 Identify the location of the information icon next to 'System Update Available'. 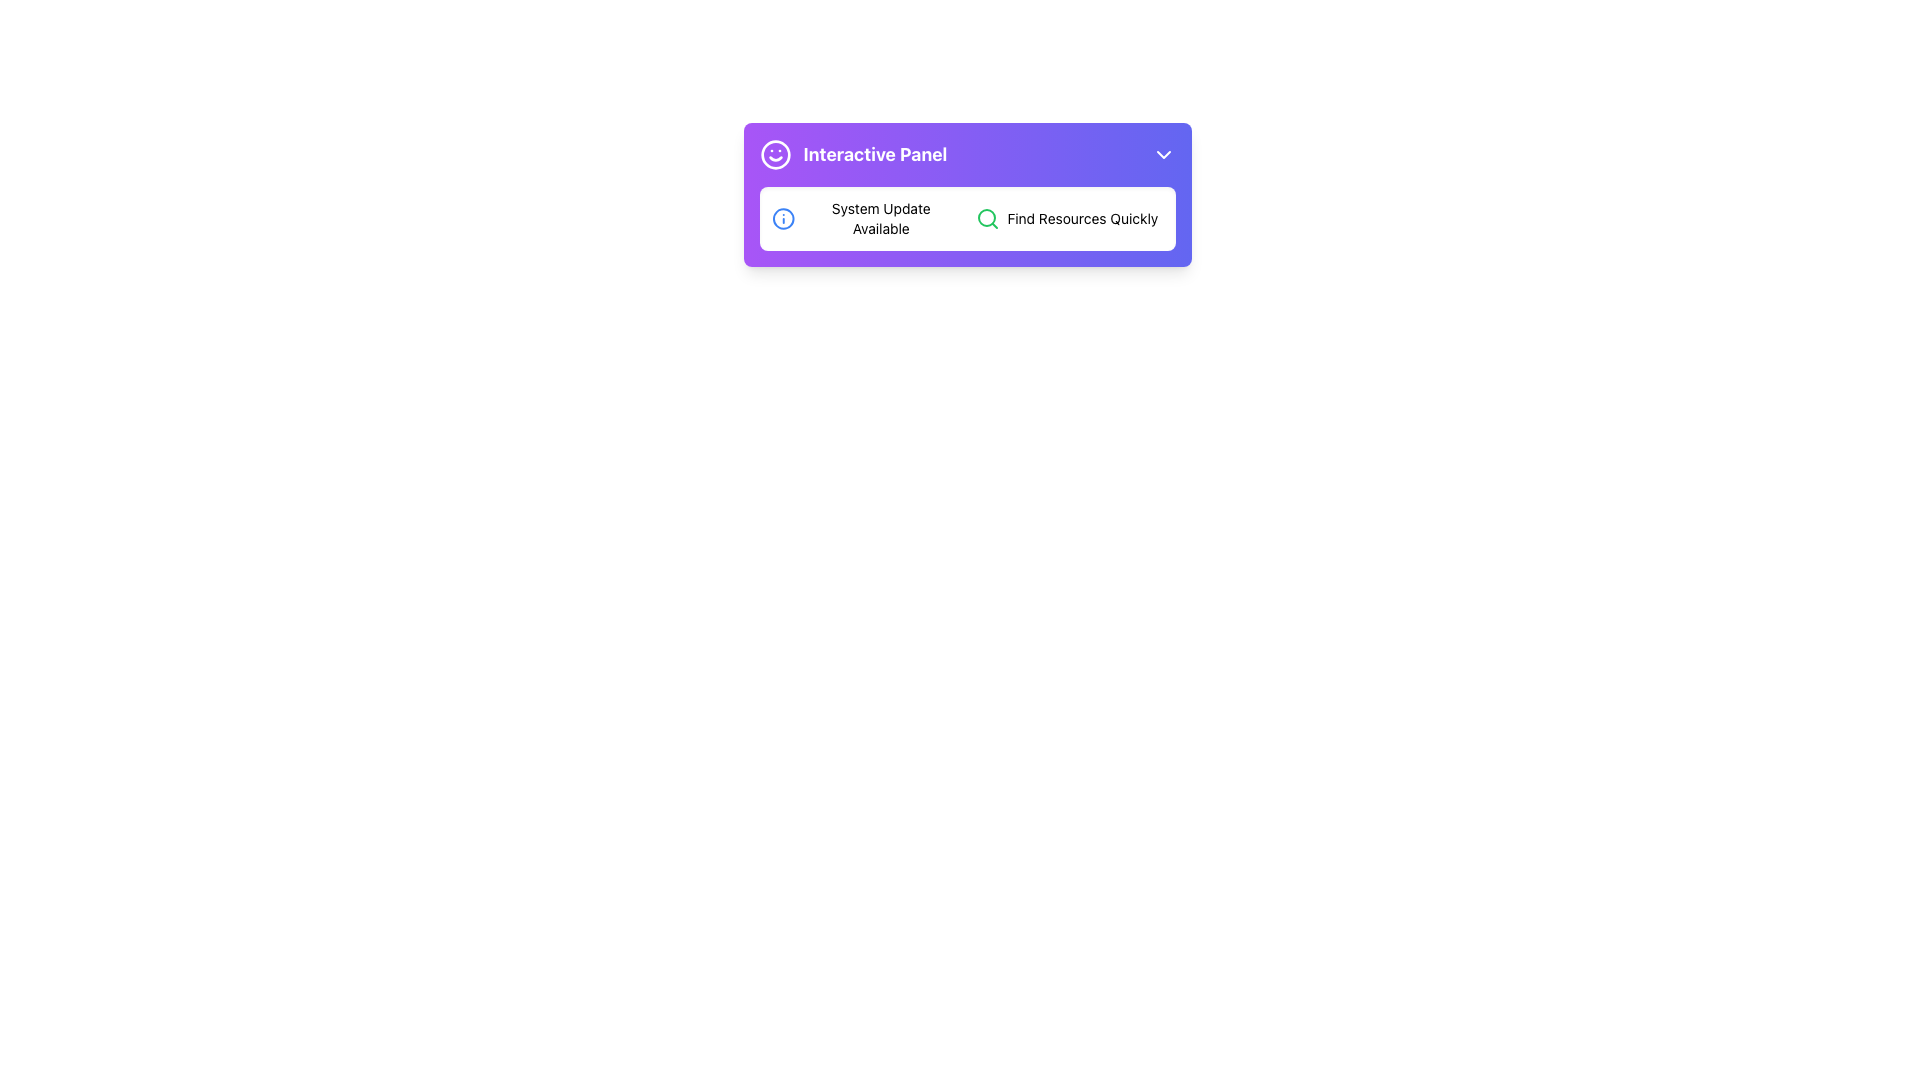
(782, 219).